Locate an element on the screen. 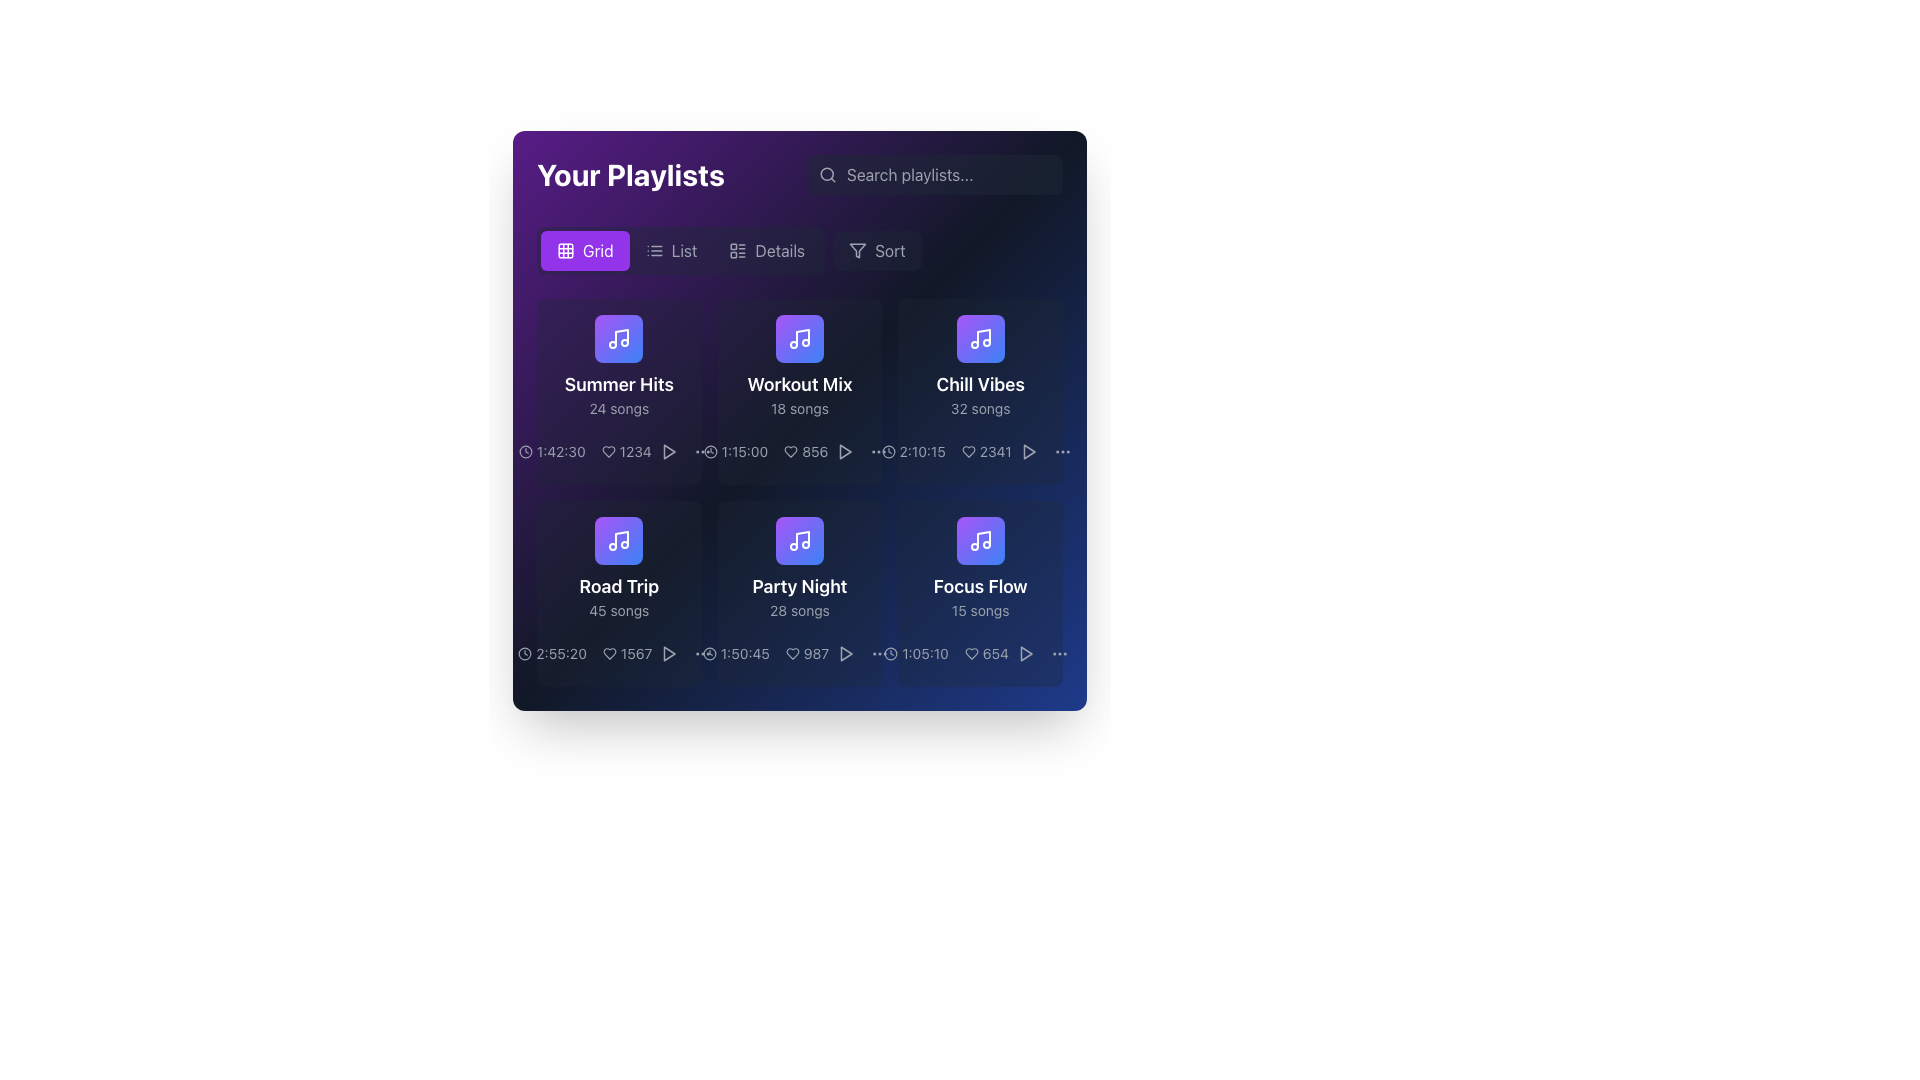 This screenshot has height=1080, width=1920. the play button located in the 'Road Trip' playlist card to initiate playback of the associated playlist is located at coordinates (669, 654).